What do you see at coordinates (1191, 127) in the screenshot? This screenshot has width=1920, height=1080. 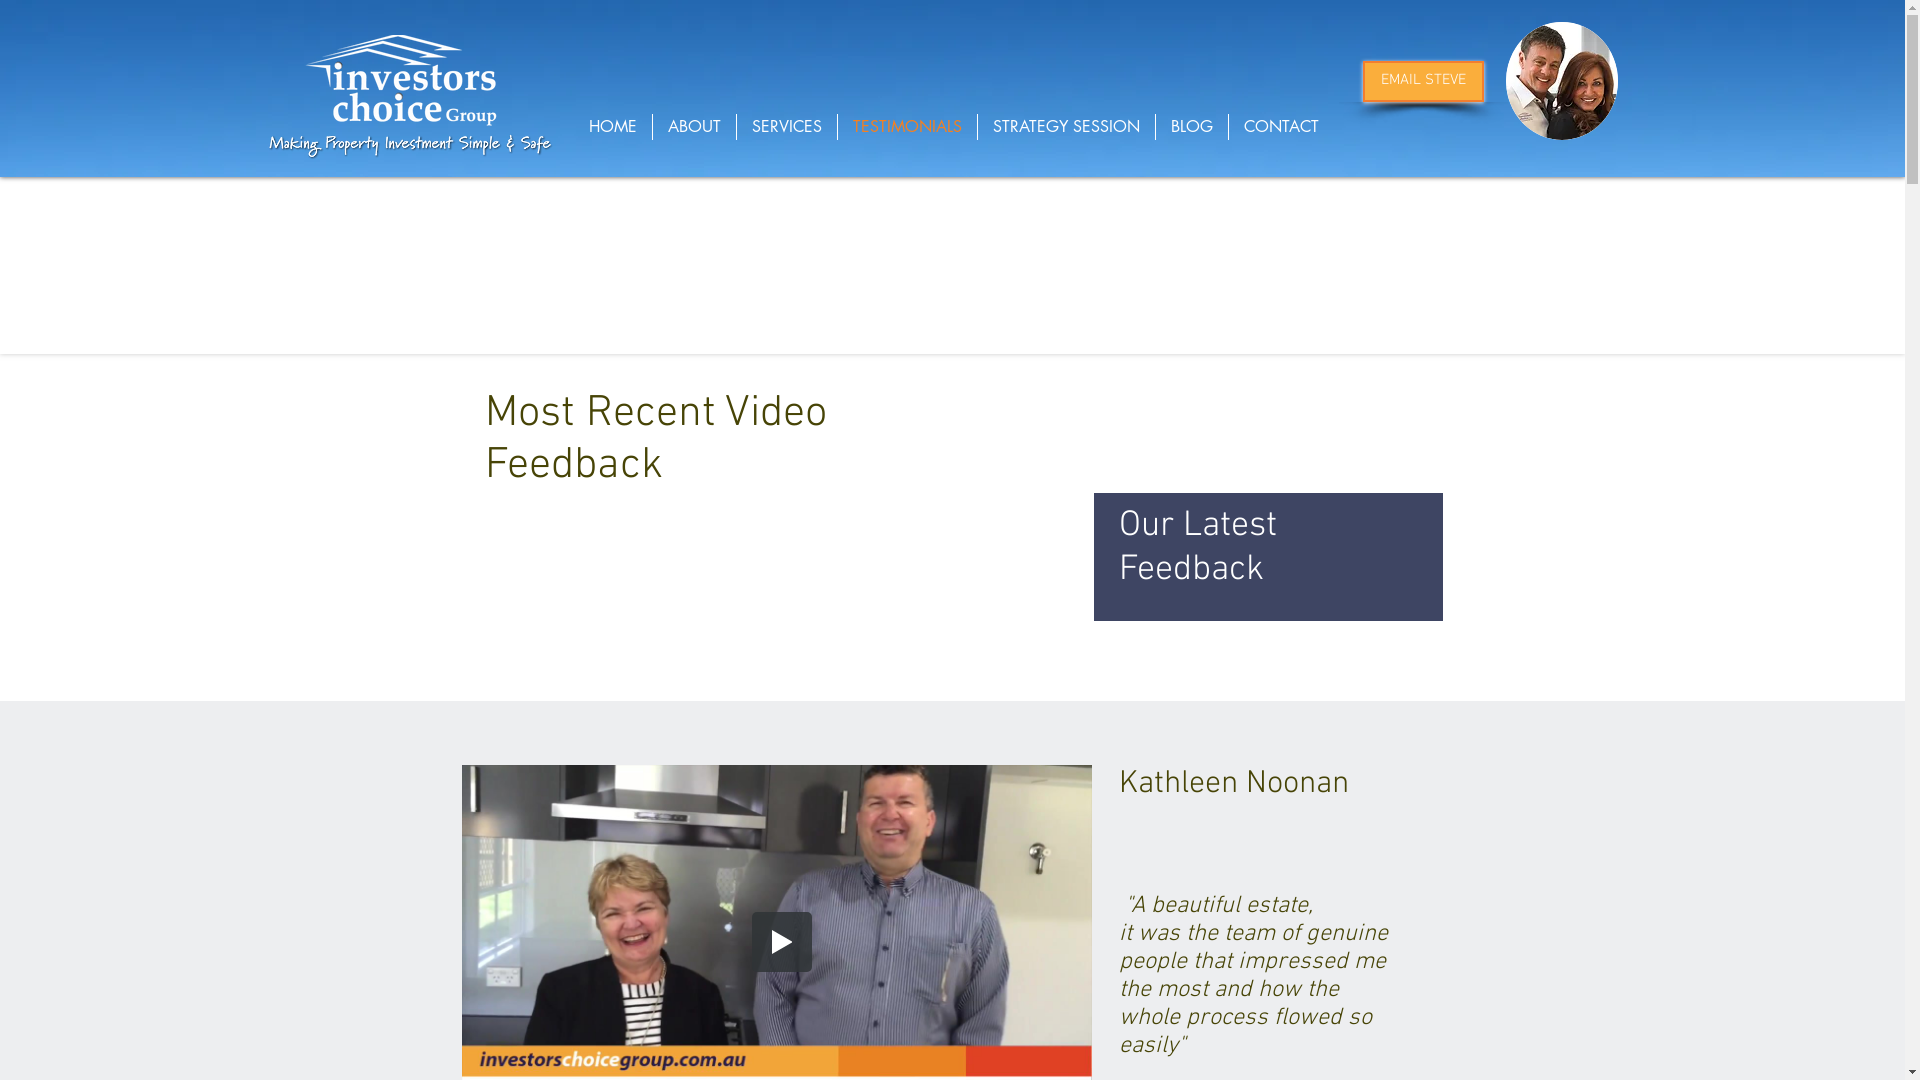 I see `'BLOG'` at bounding box center [1191, 127].